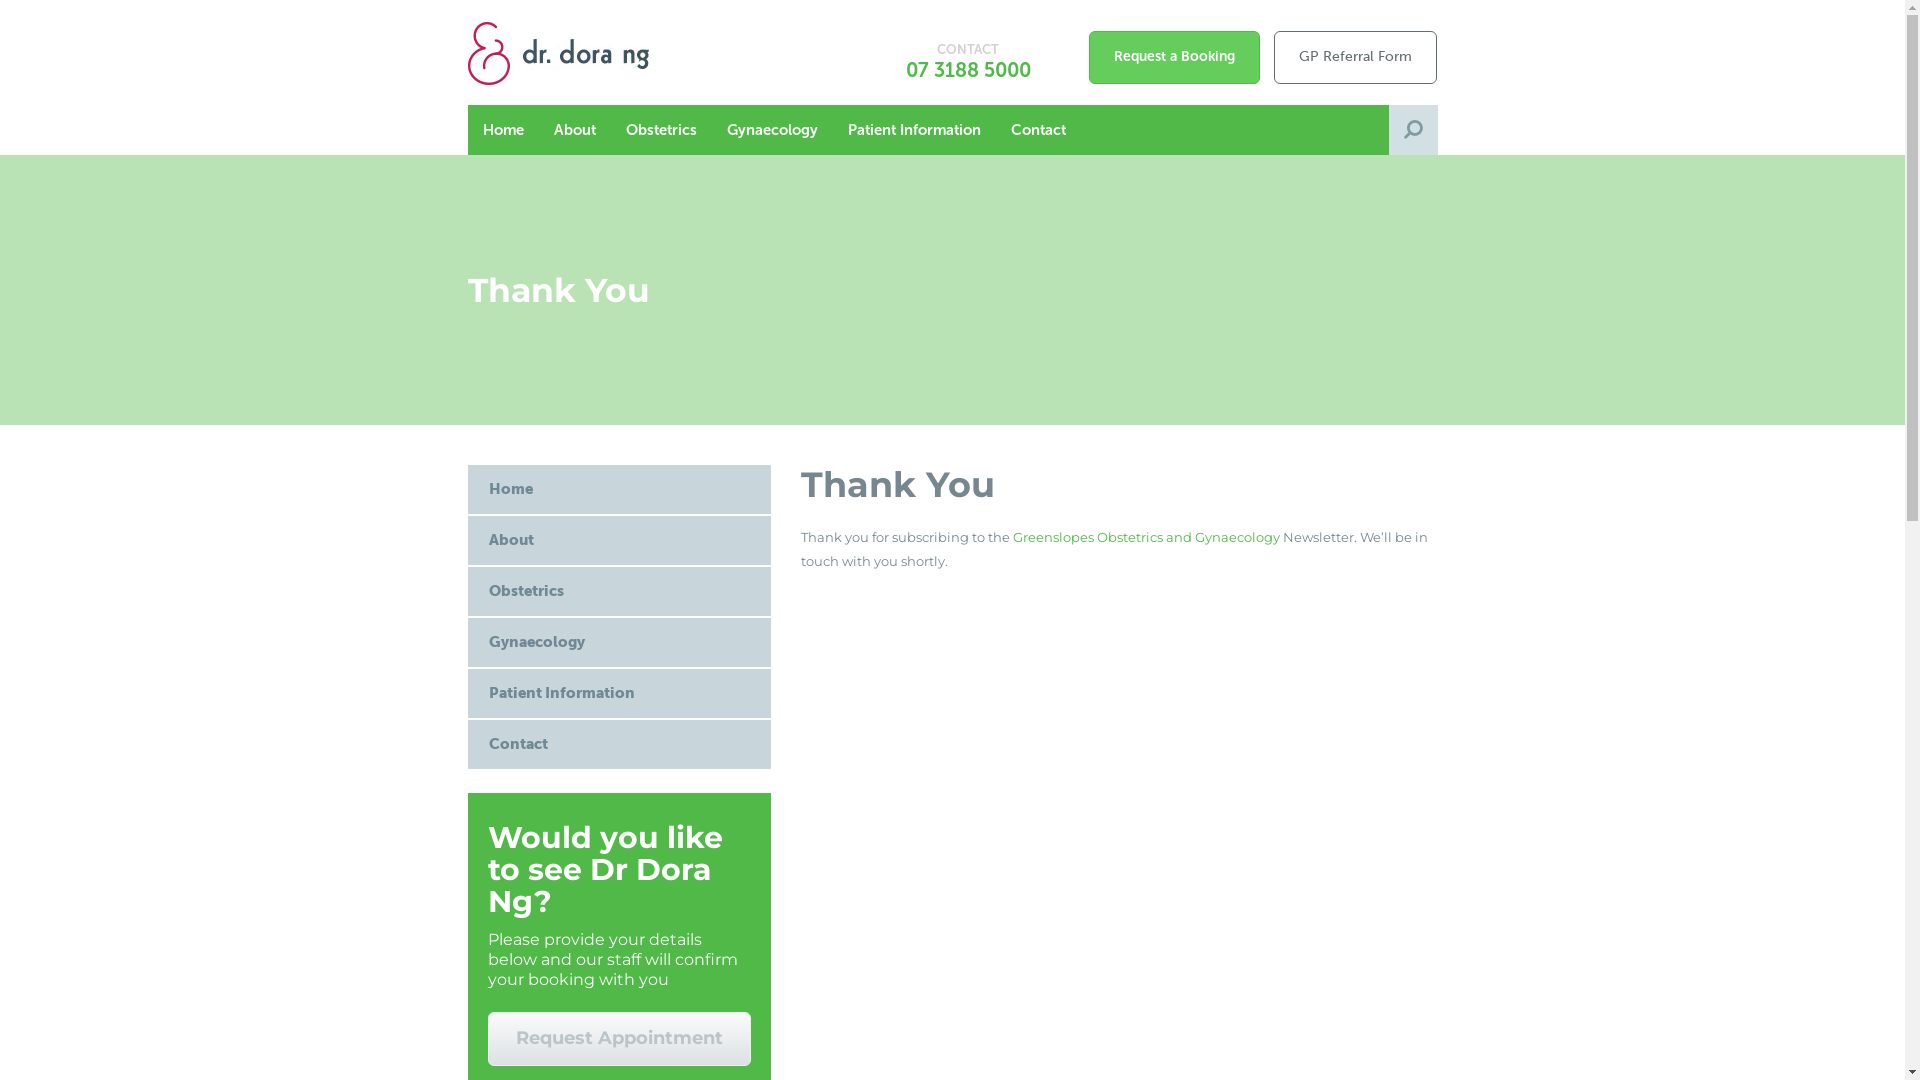  Describe the element at coordinates (968, 68) in the screenshot. I see `'07 3188 5000'` at that location.